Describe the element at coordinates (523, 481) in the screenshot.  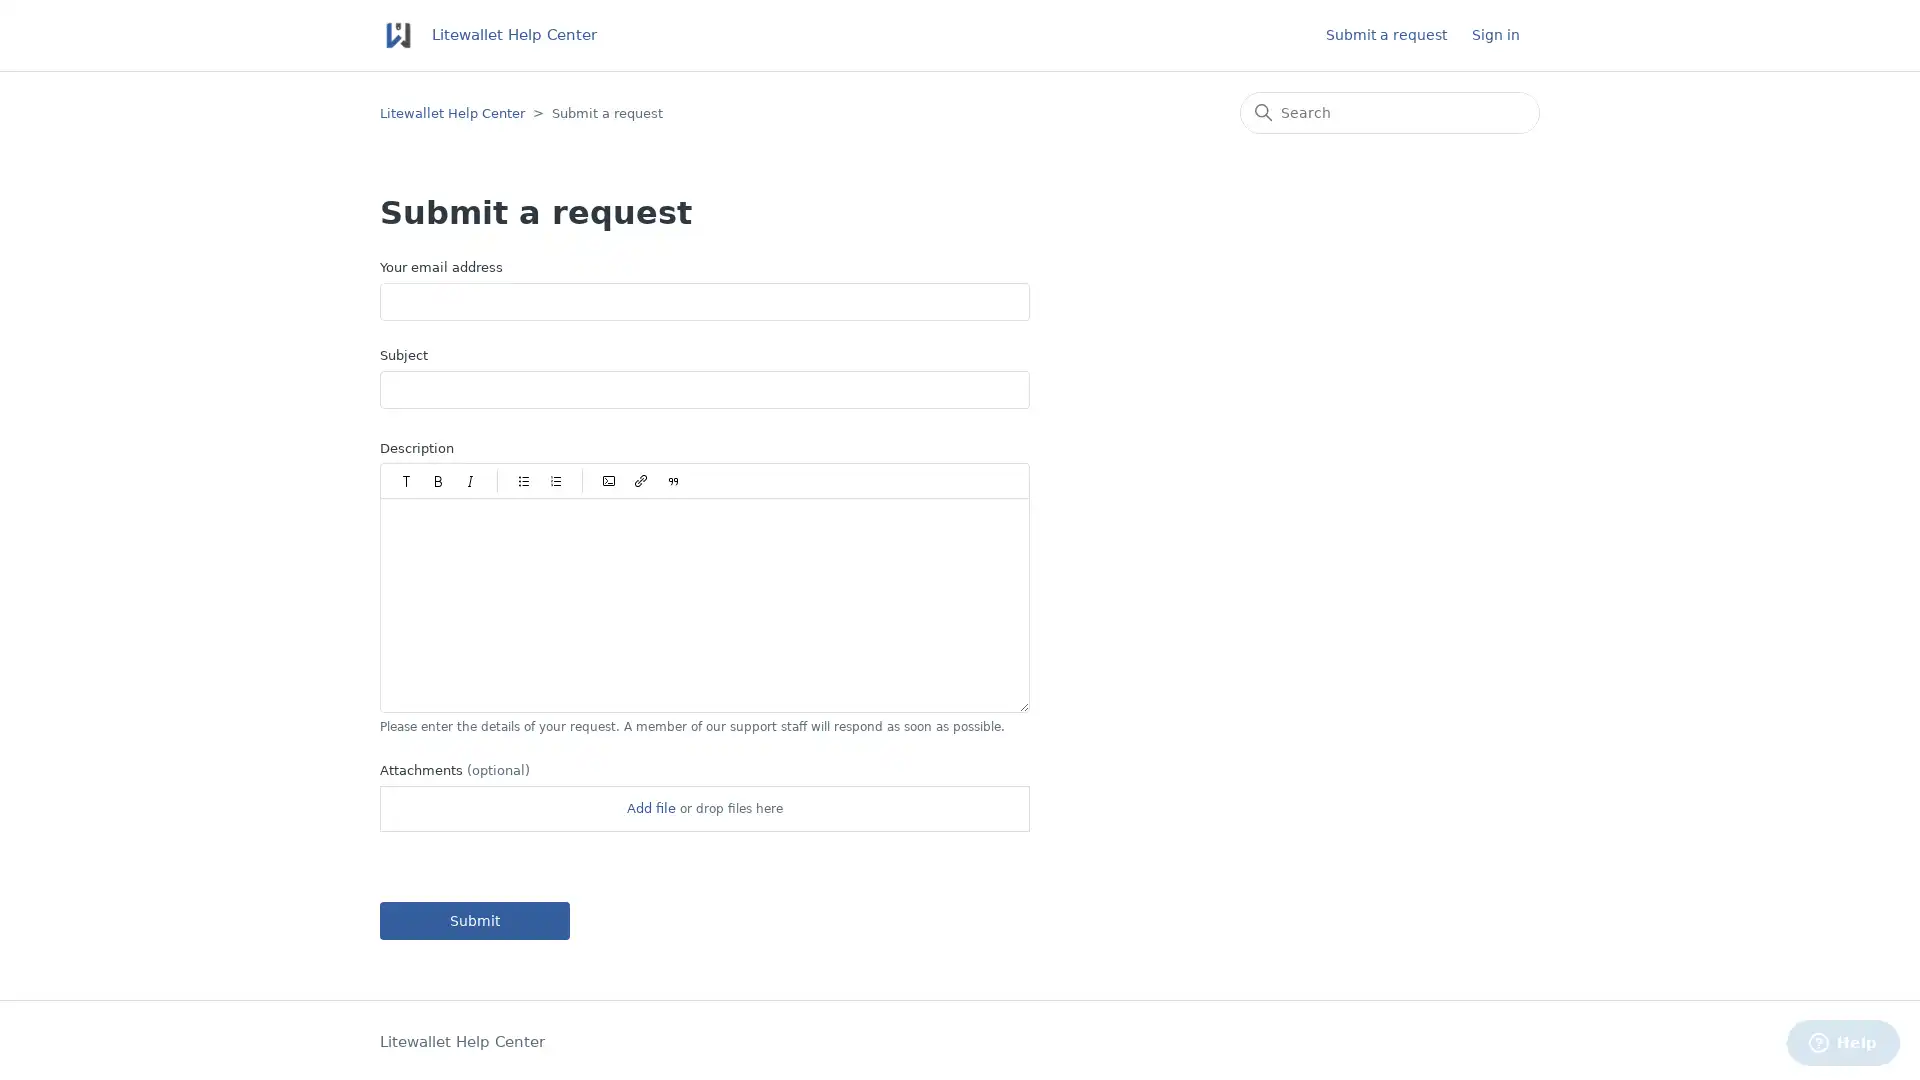
I see `Bulleted list` at that location.